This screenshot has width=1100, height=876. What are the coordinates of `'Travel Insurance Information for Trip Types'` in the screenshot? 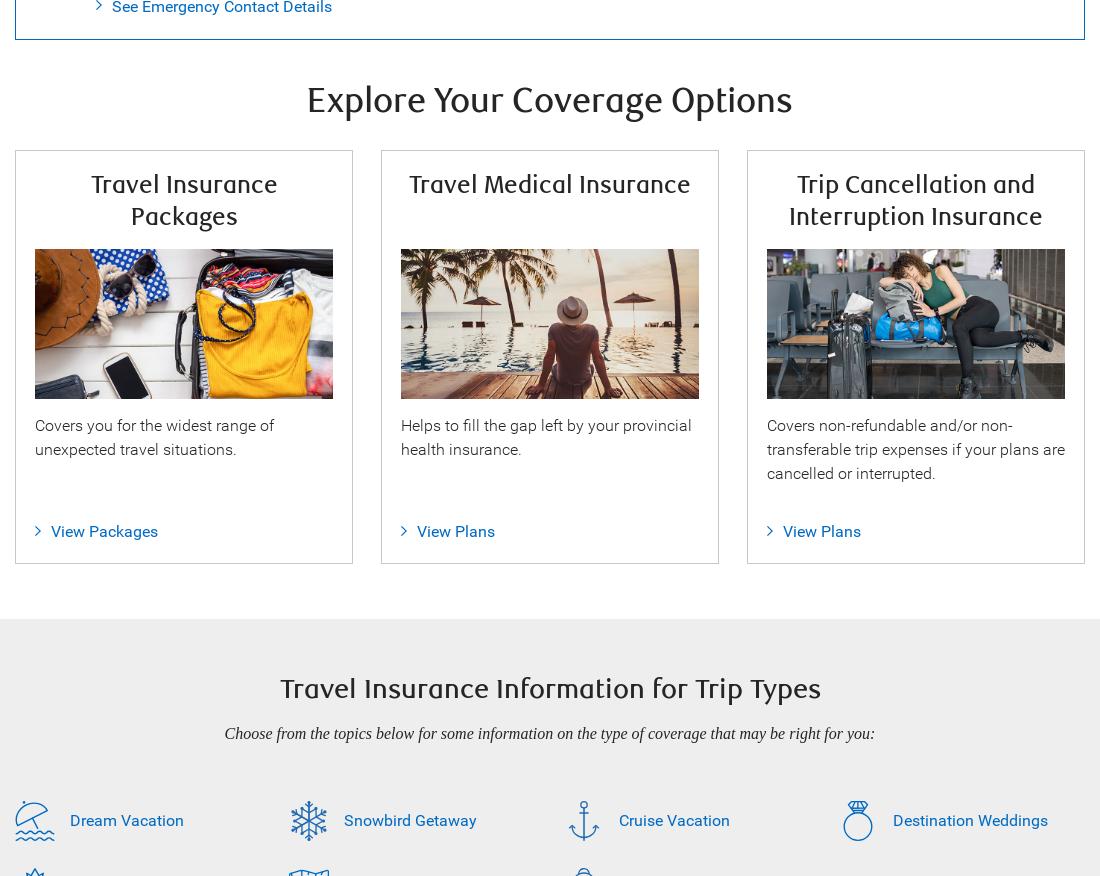 It's located at (549, 688).